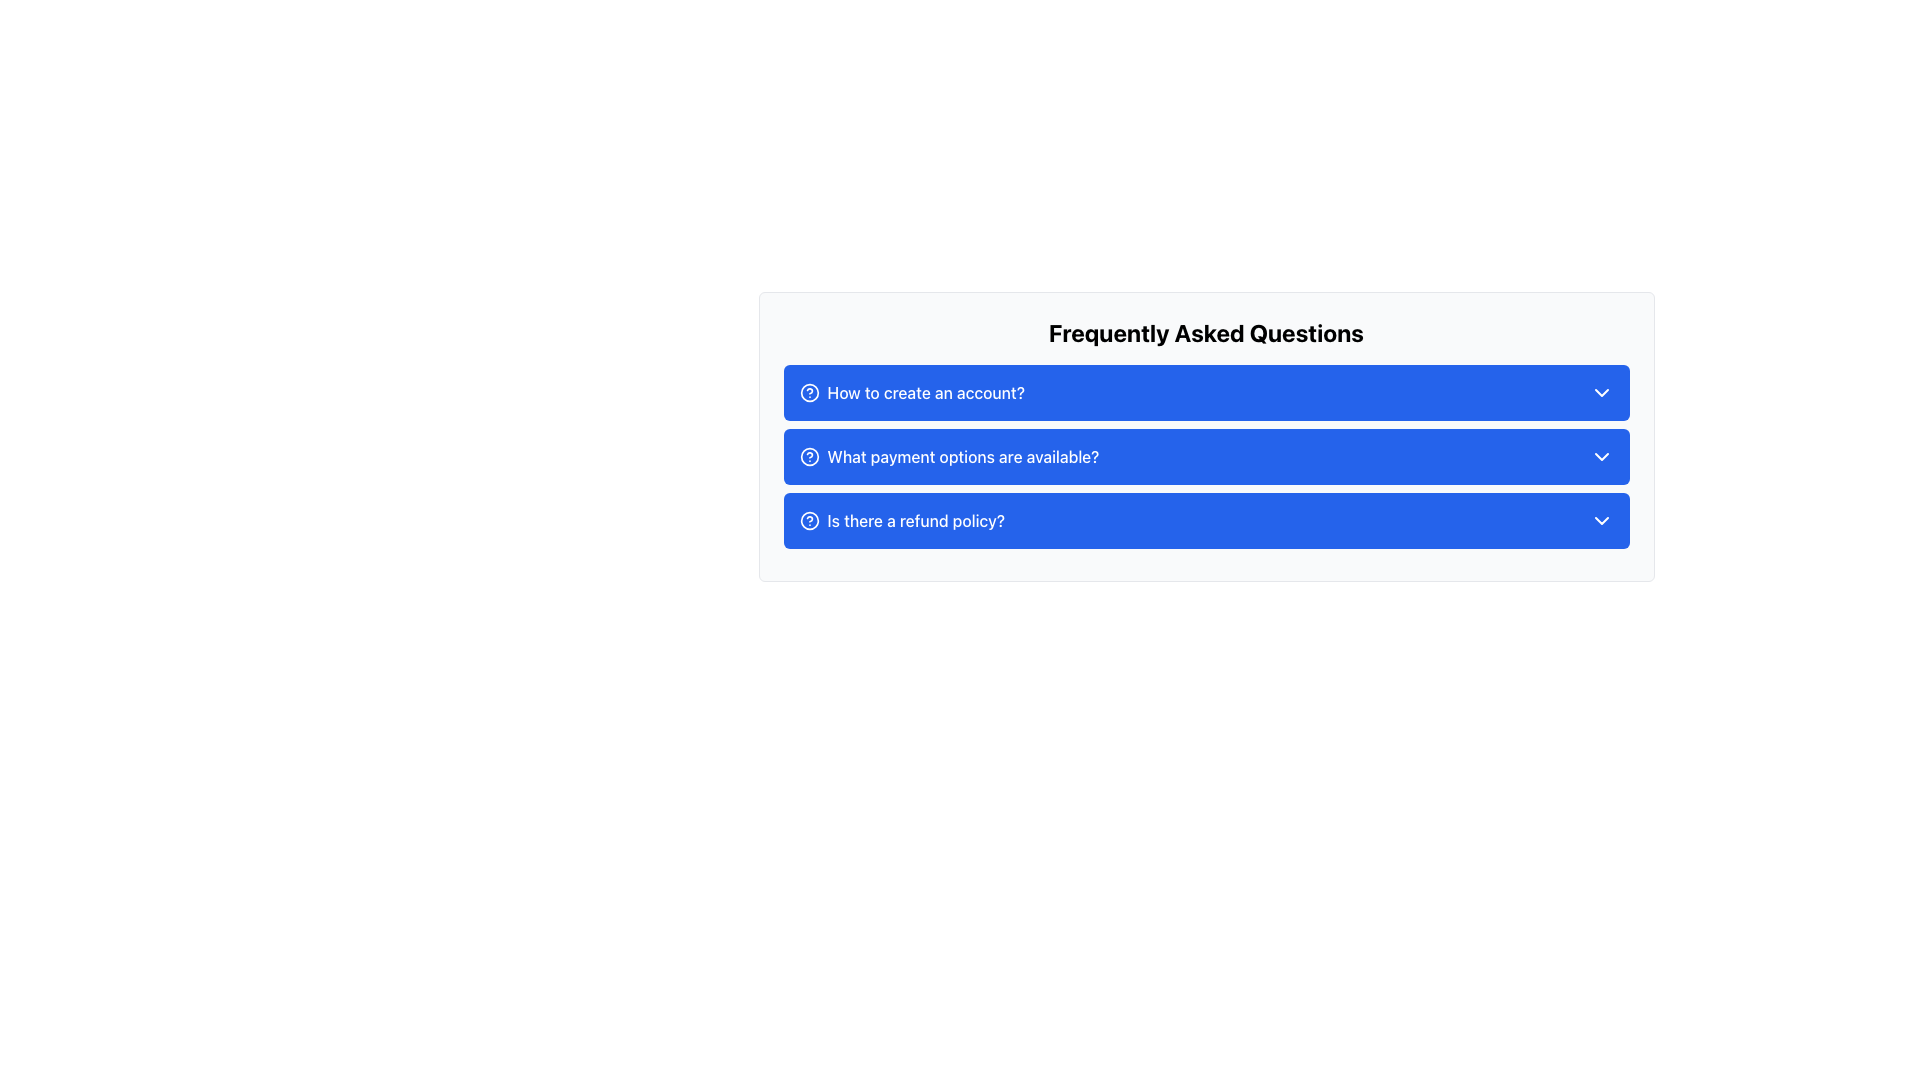 The image size is (1920, 1080). What do you see at coordinates (948, 456) in the screenshot?
I see `the text label 'What payment options are available?' with a question mark icon` at bounding box center [948, 456].